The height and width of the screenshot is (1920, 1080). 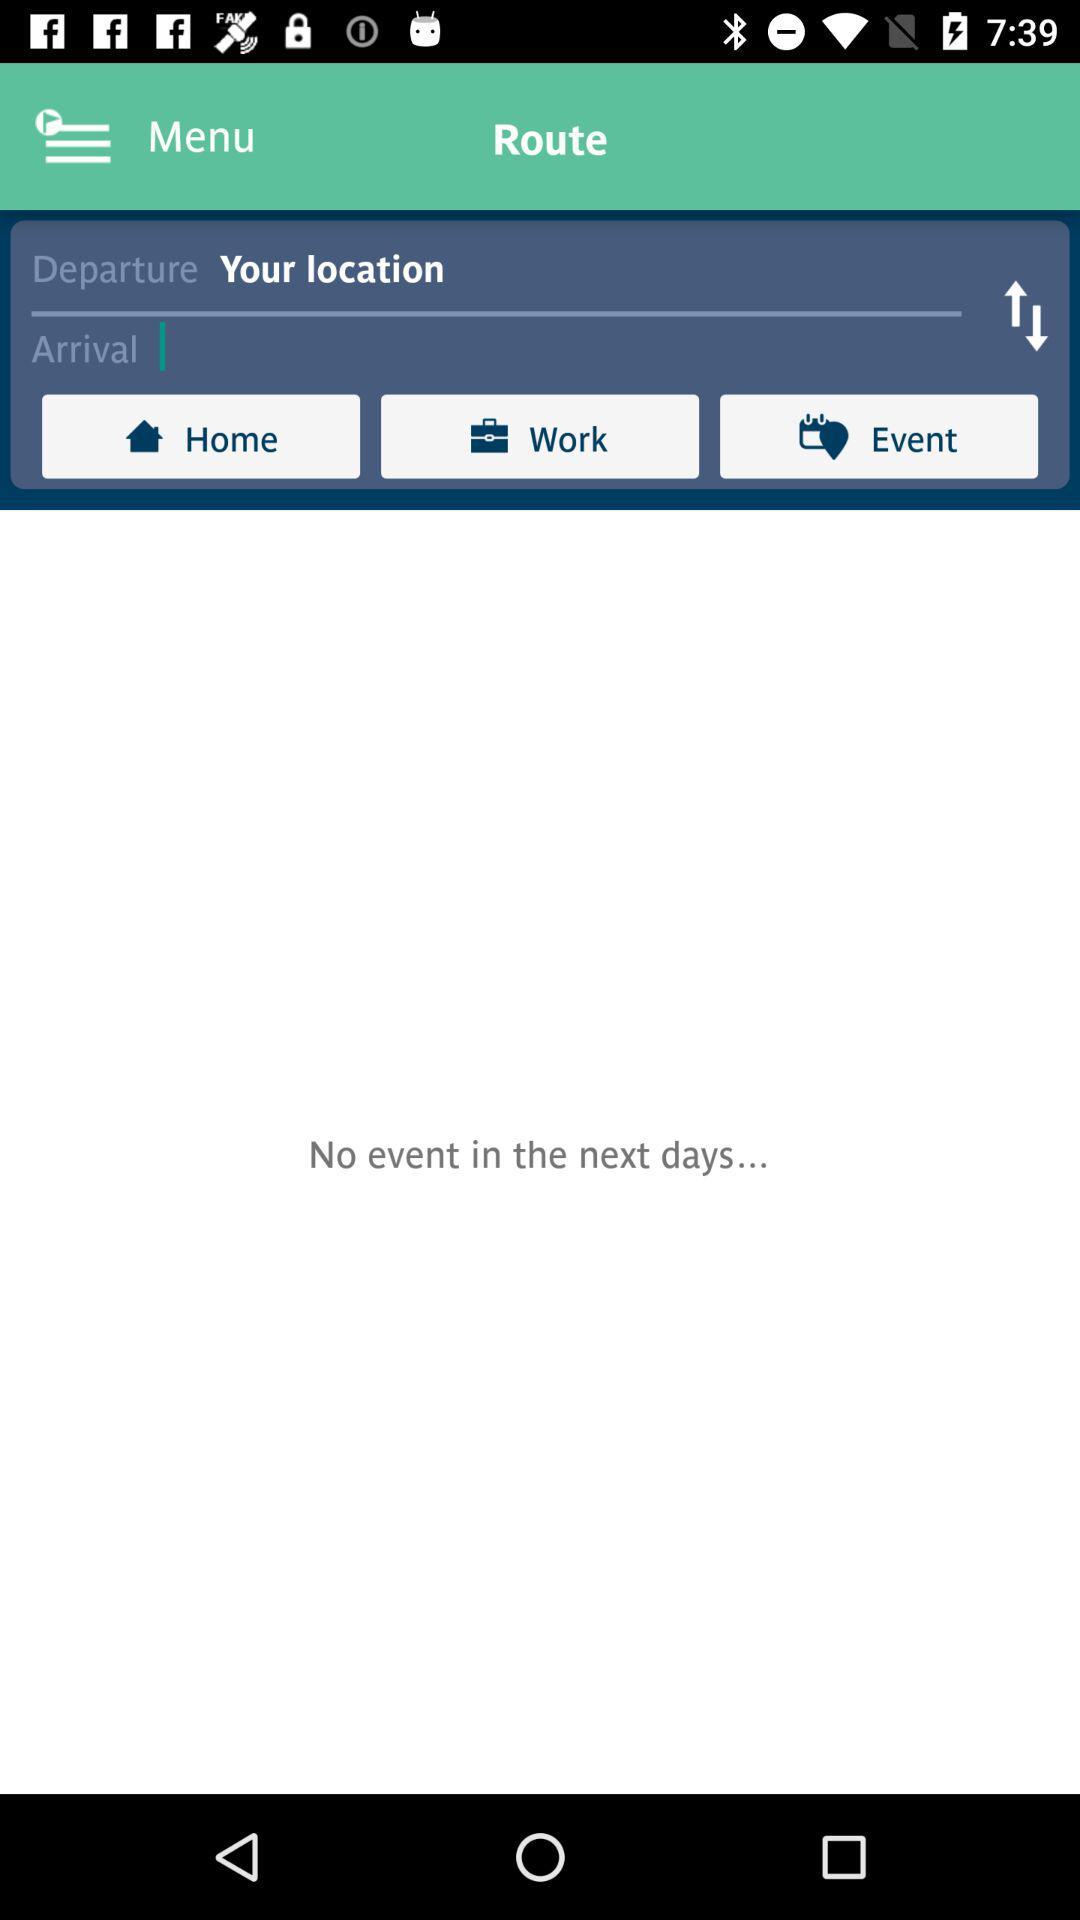 What do you see at coordinates (571, 346) in the screenshot?
I see `item to the right of arrival item` at bounding box center [571, 346].